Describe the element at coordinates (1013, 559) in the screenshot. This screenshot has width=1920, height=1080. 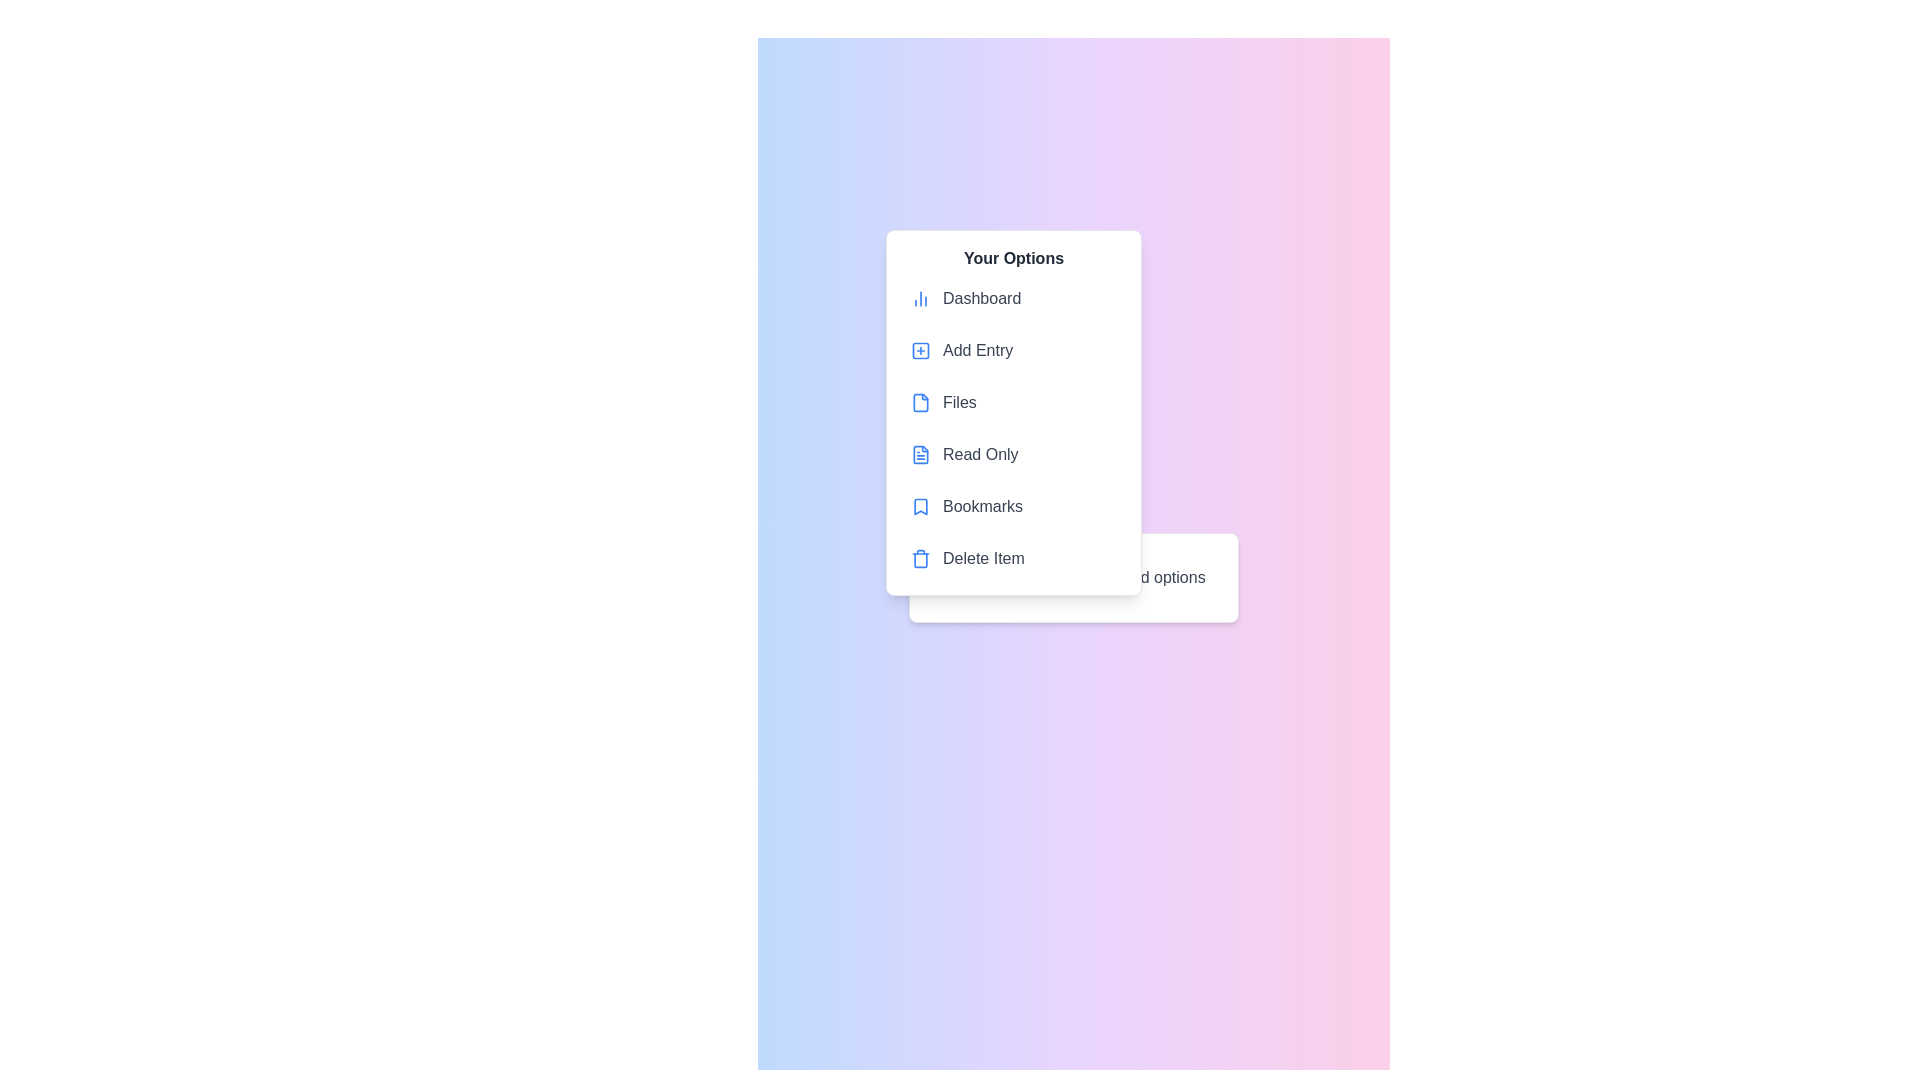
I see `the menu item labeled 'Delete Item' in the context menu` at that location.